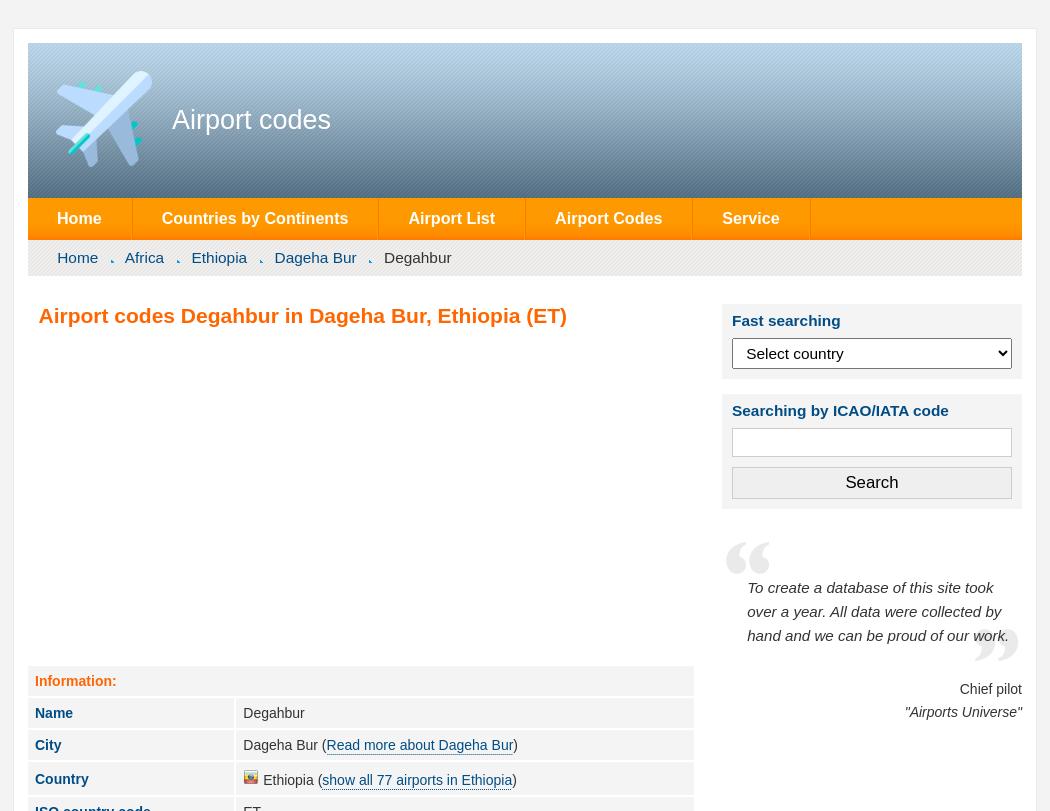  I want to click on 'Searching by ICAO/IATA code', so click(840, 408).